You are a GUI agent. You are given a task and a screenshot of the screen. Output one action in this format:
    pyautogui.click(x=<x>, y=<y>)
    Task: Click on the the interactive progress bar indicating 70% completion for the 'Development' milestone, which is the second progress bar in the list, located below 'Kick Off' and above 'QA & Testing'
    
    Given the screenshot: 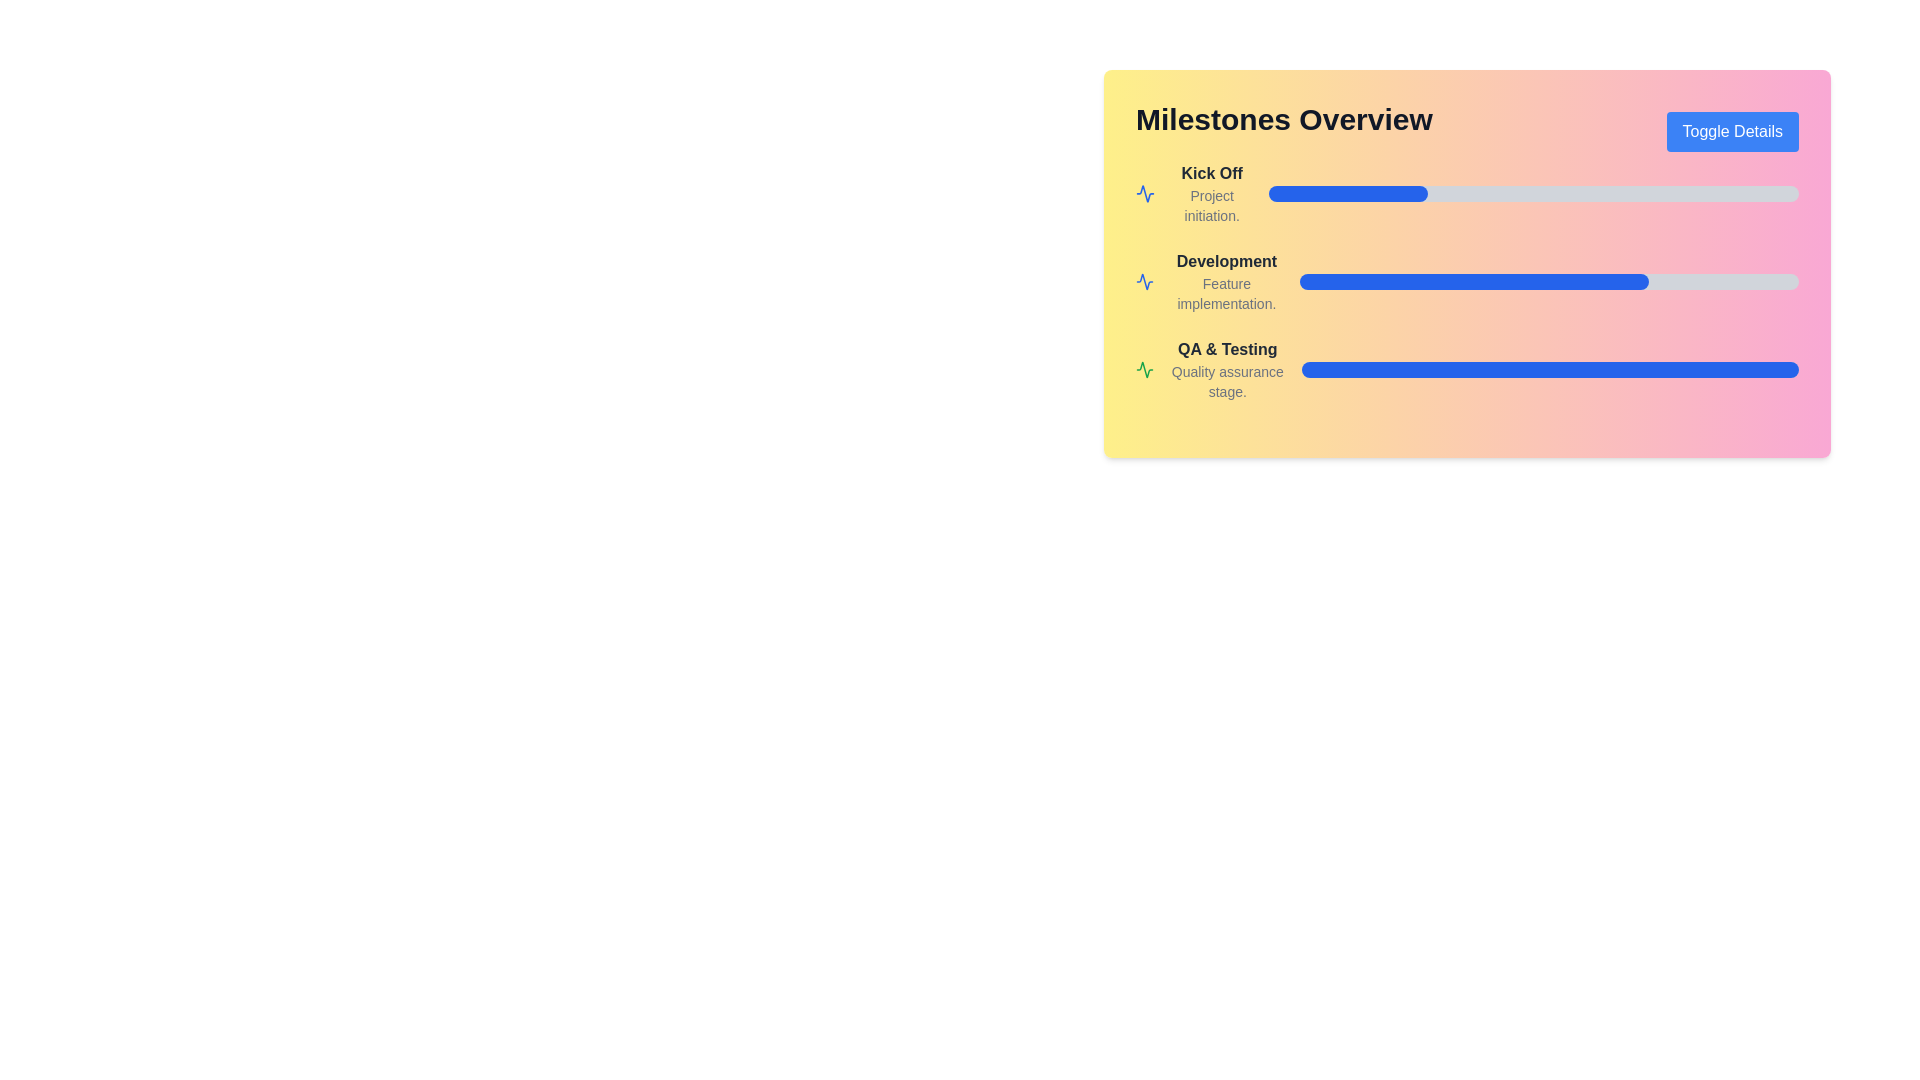 What is the action you would take?
    pyautogui.click(x=1467, y=262)
    